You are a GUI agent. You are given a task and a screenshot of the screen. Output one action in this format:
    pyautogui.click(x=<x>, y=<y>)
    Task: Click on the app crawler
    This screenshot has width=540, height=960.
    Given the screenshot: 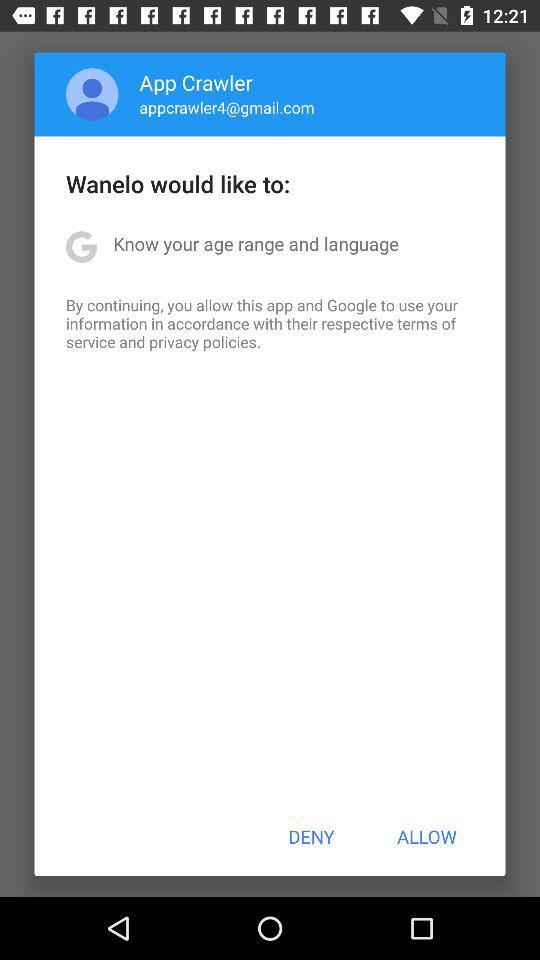 What is the action you would take?
    pyautogui.click(x=196, y=82)
    